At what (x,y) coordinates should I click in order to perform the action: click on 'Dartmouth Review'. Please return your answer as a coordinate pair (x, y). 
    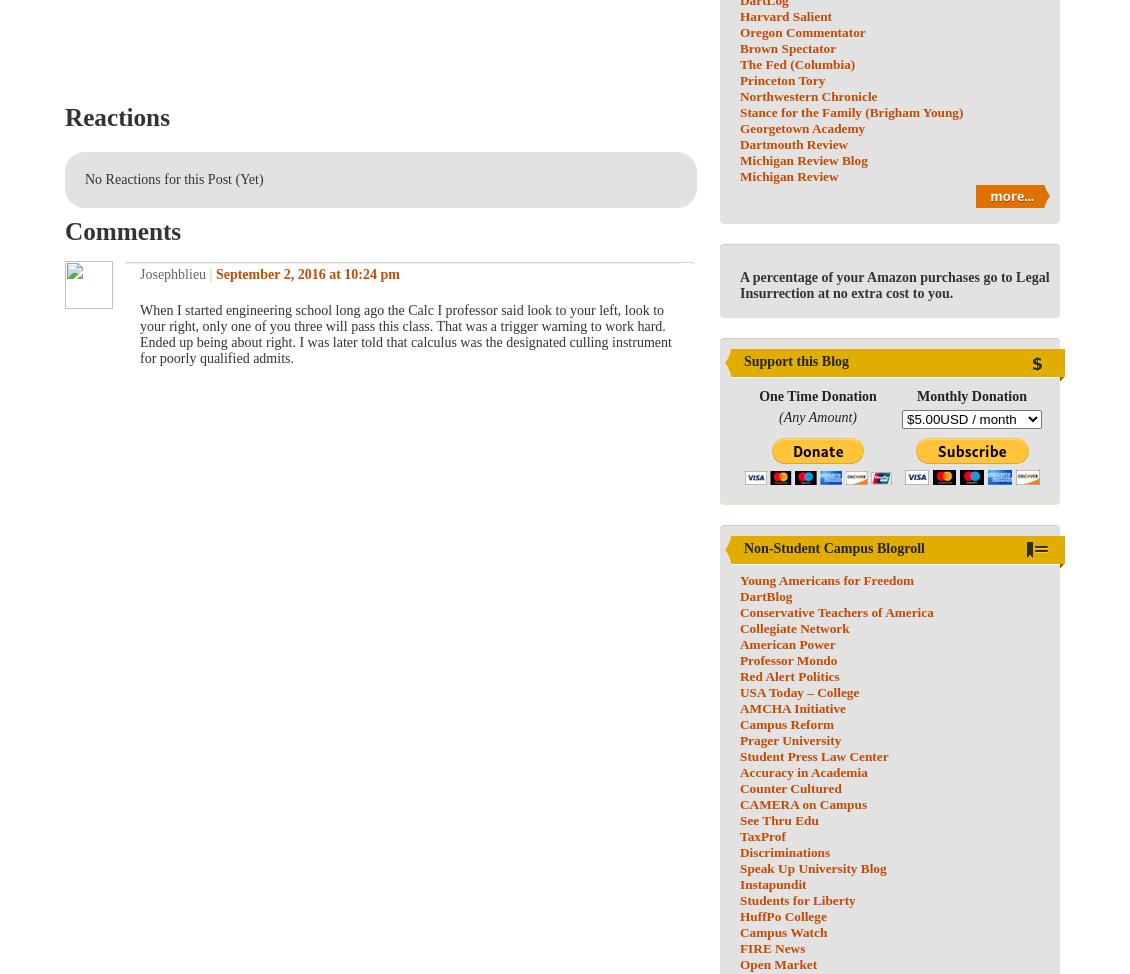
    Looking at the image, I should click on (793, 143).